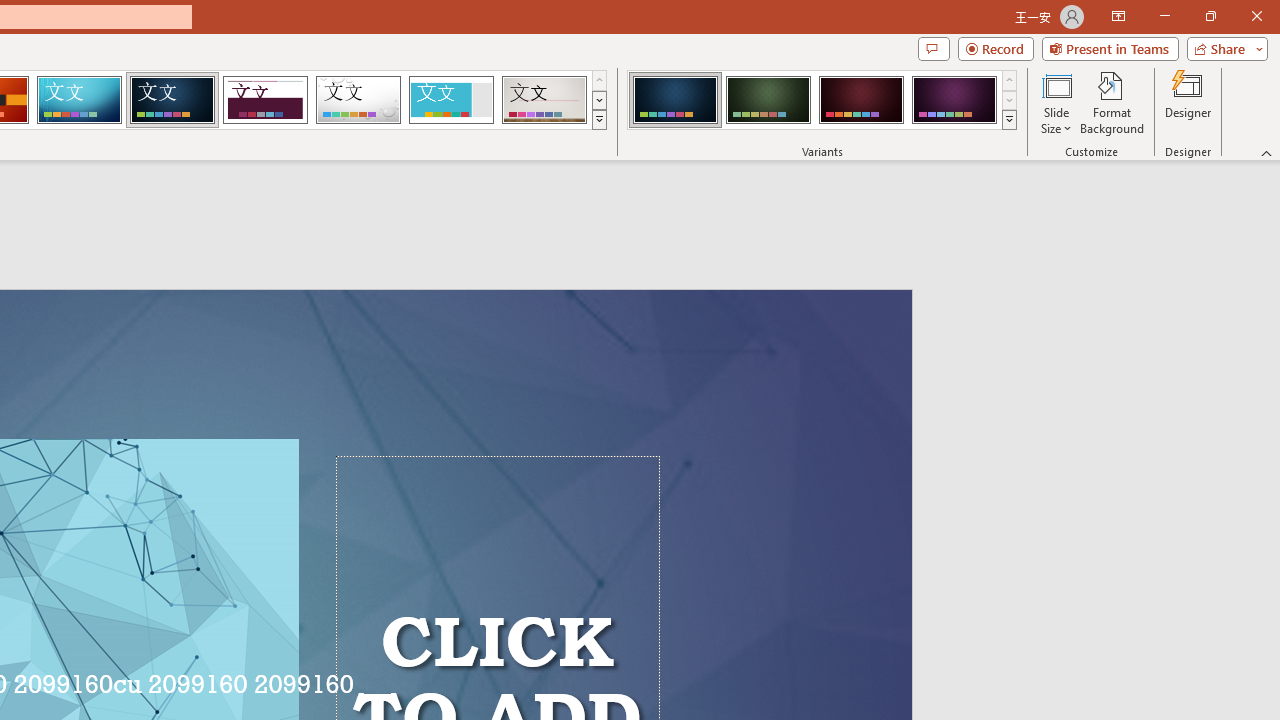 Image resolution: width=1280 pixels, height=720 pixels. What do you see at coordinates (953, 100) in the screenshot?
I see `'Damask Variant 4'` at bounding box center [953, 100].